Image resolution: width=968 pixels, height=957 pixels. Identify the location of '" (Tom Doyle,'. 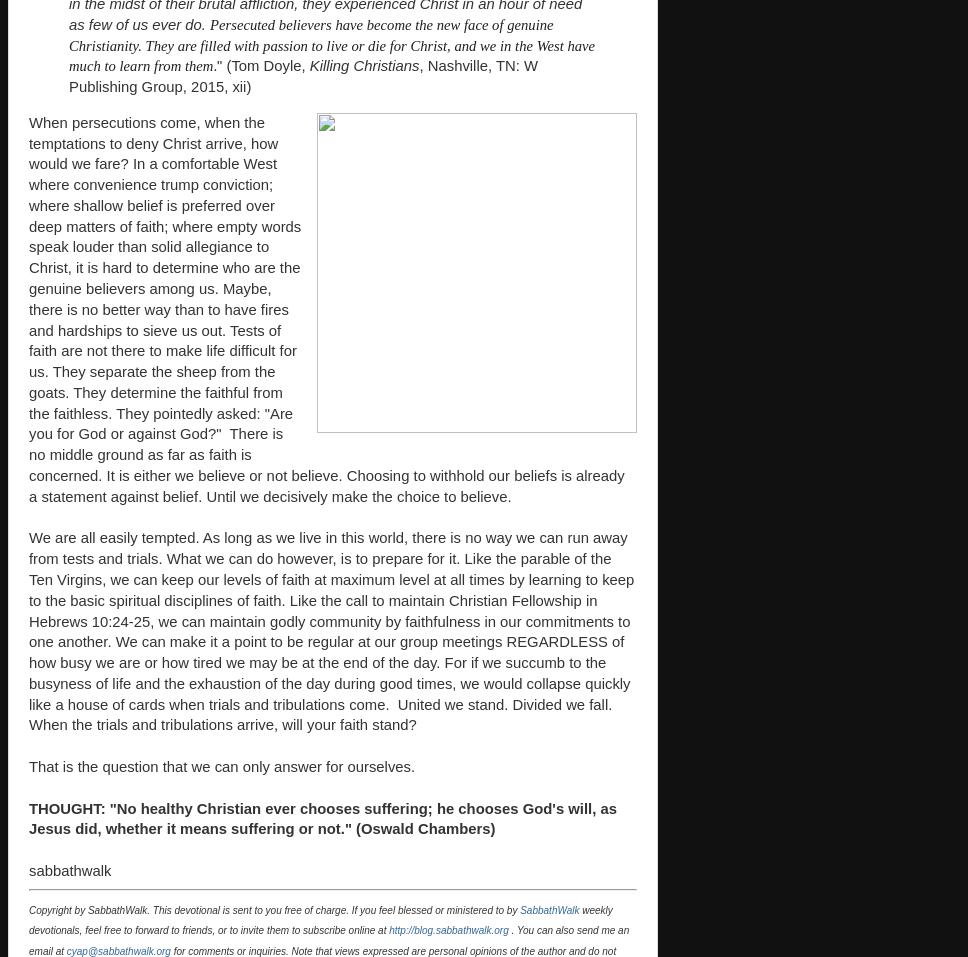
(263, 65).